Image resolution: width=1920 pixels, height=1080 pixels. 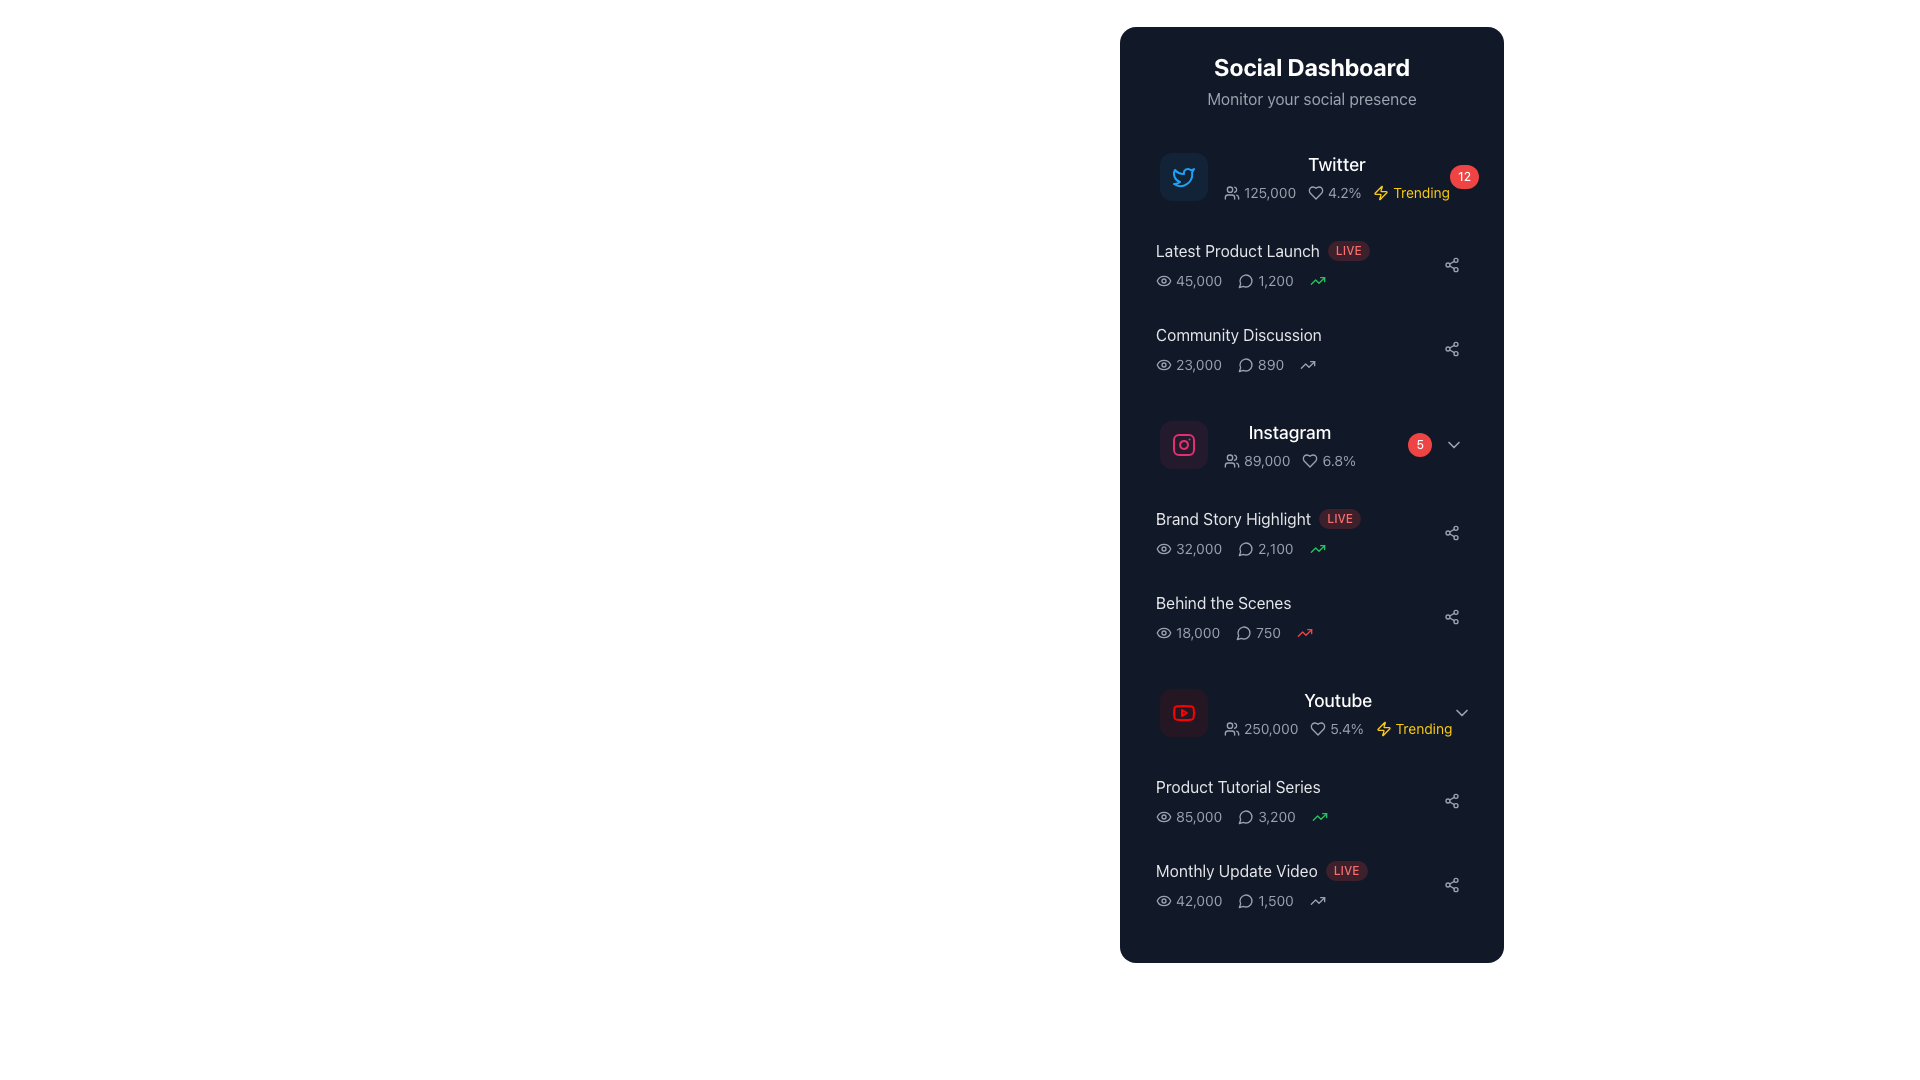 I want to click on the Content summary panel displaying 'Behind the Scenes' with associated data and icons, located between 'Brand Story Highlight' and 'Youtube', so click(x=1296, y=616).